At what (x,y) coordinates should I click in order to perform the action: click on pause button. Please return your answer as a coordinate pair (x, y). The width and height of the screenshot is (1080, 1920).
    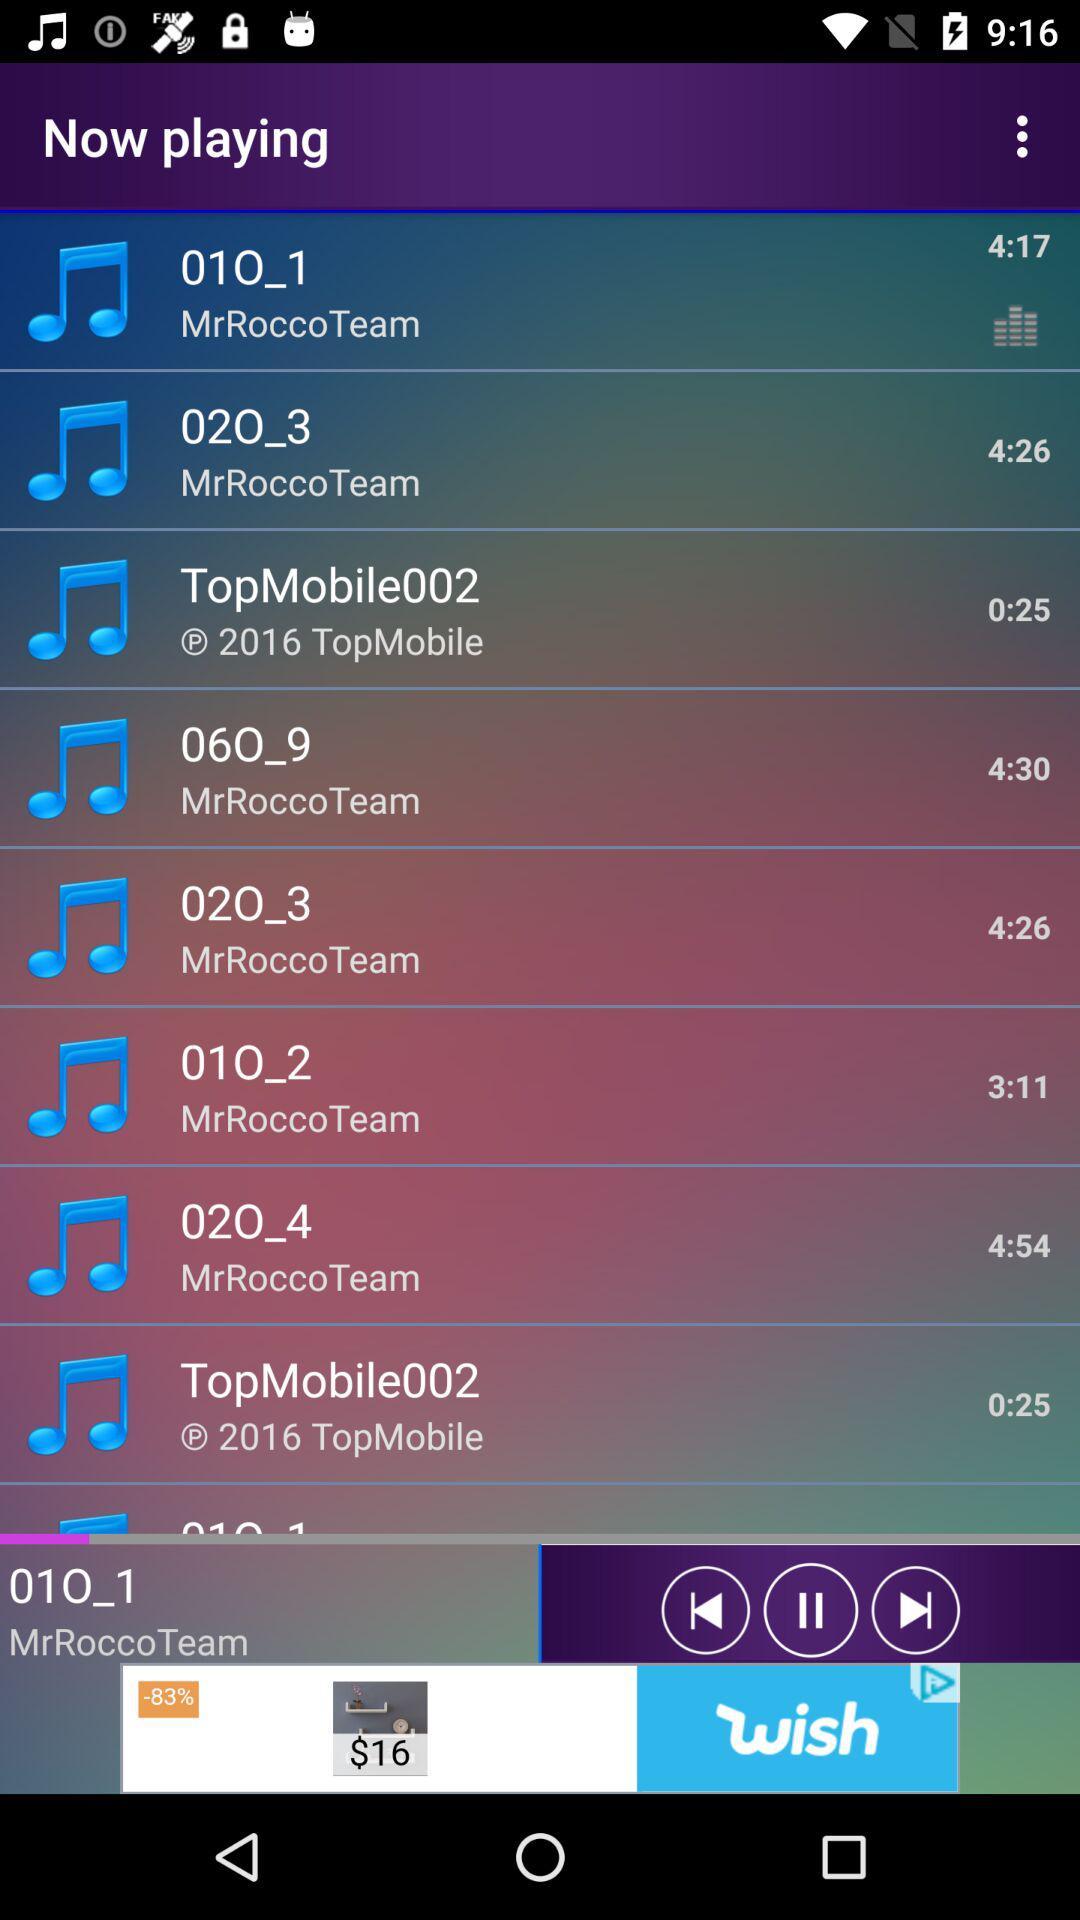
    Looking at the image, I should click on (810, 1610).